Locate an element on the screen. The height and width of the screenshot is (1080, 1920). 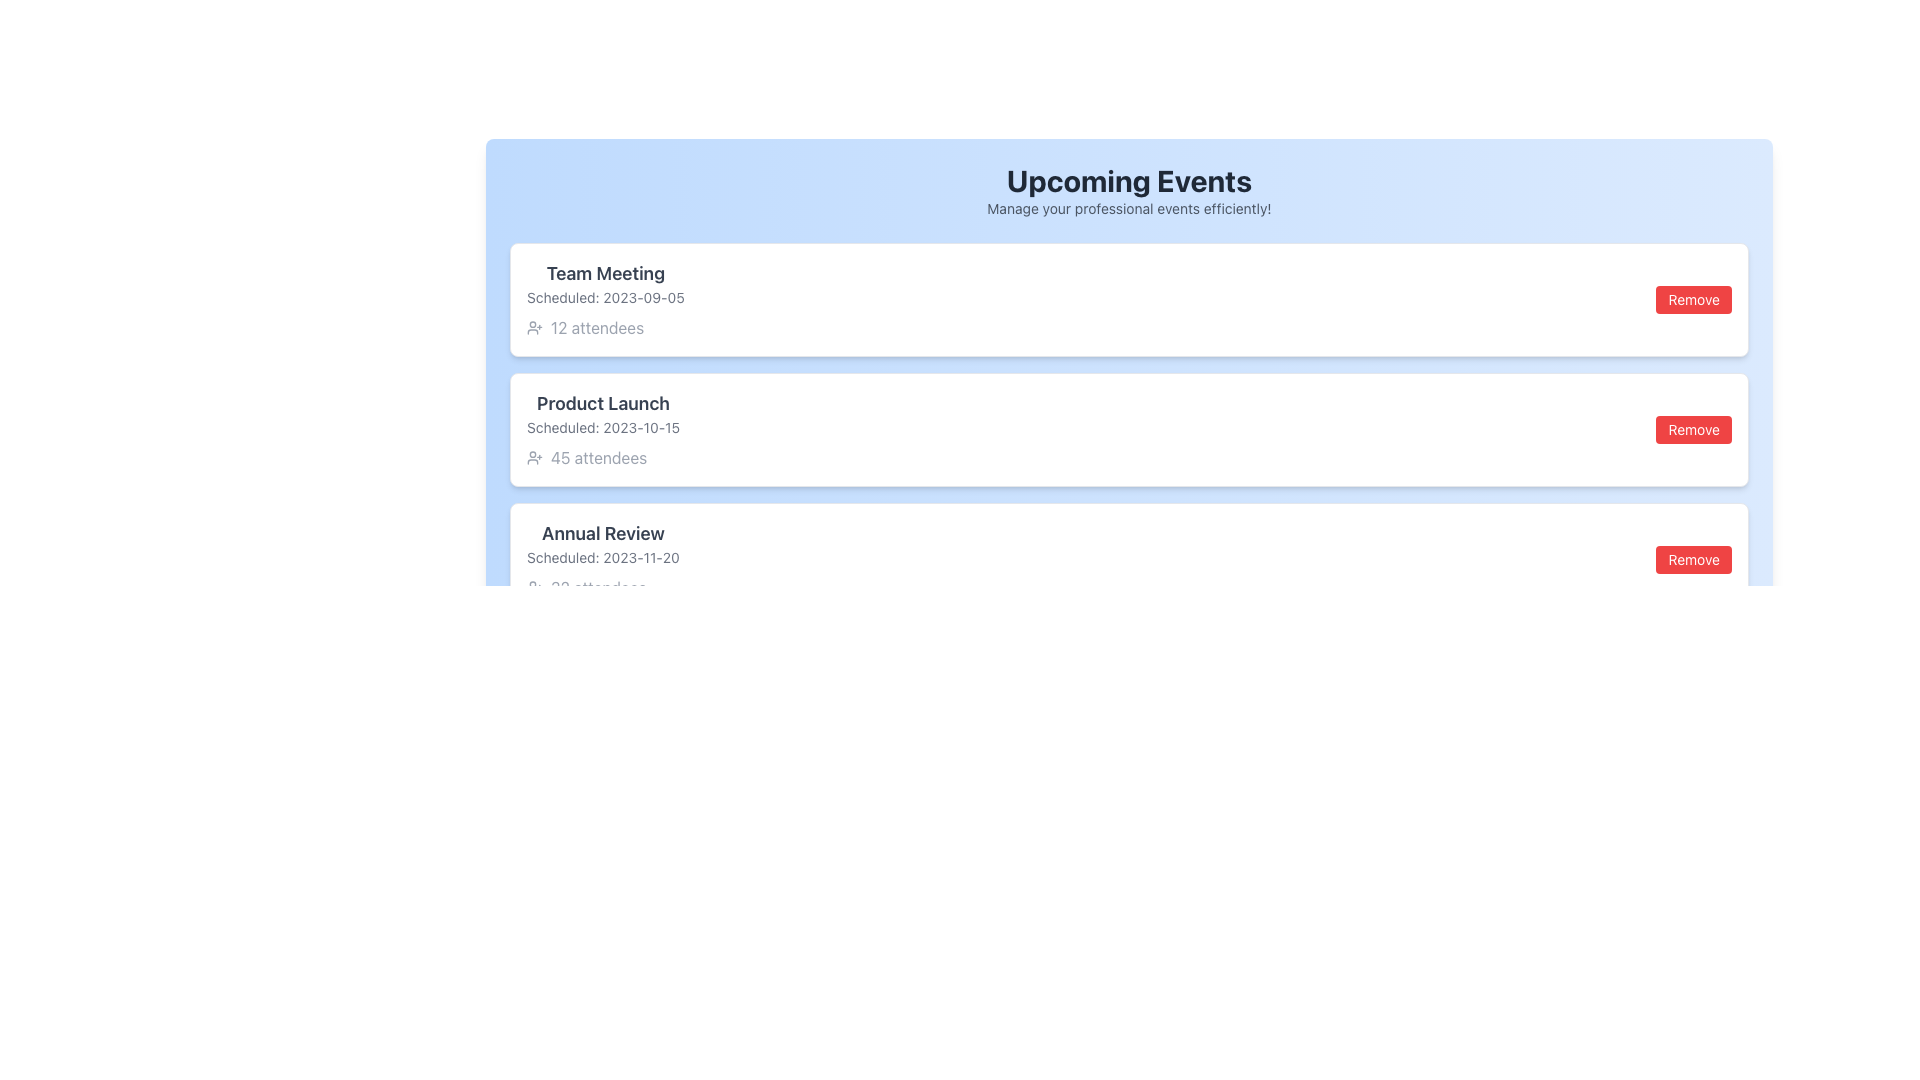
the text displaying '12 attendees' located in the first event card titled 'Team Meeting', which is positioned centrally below the title and date information is located at coordinates (596, 326).